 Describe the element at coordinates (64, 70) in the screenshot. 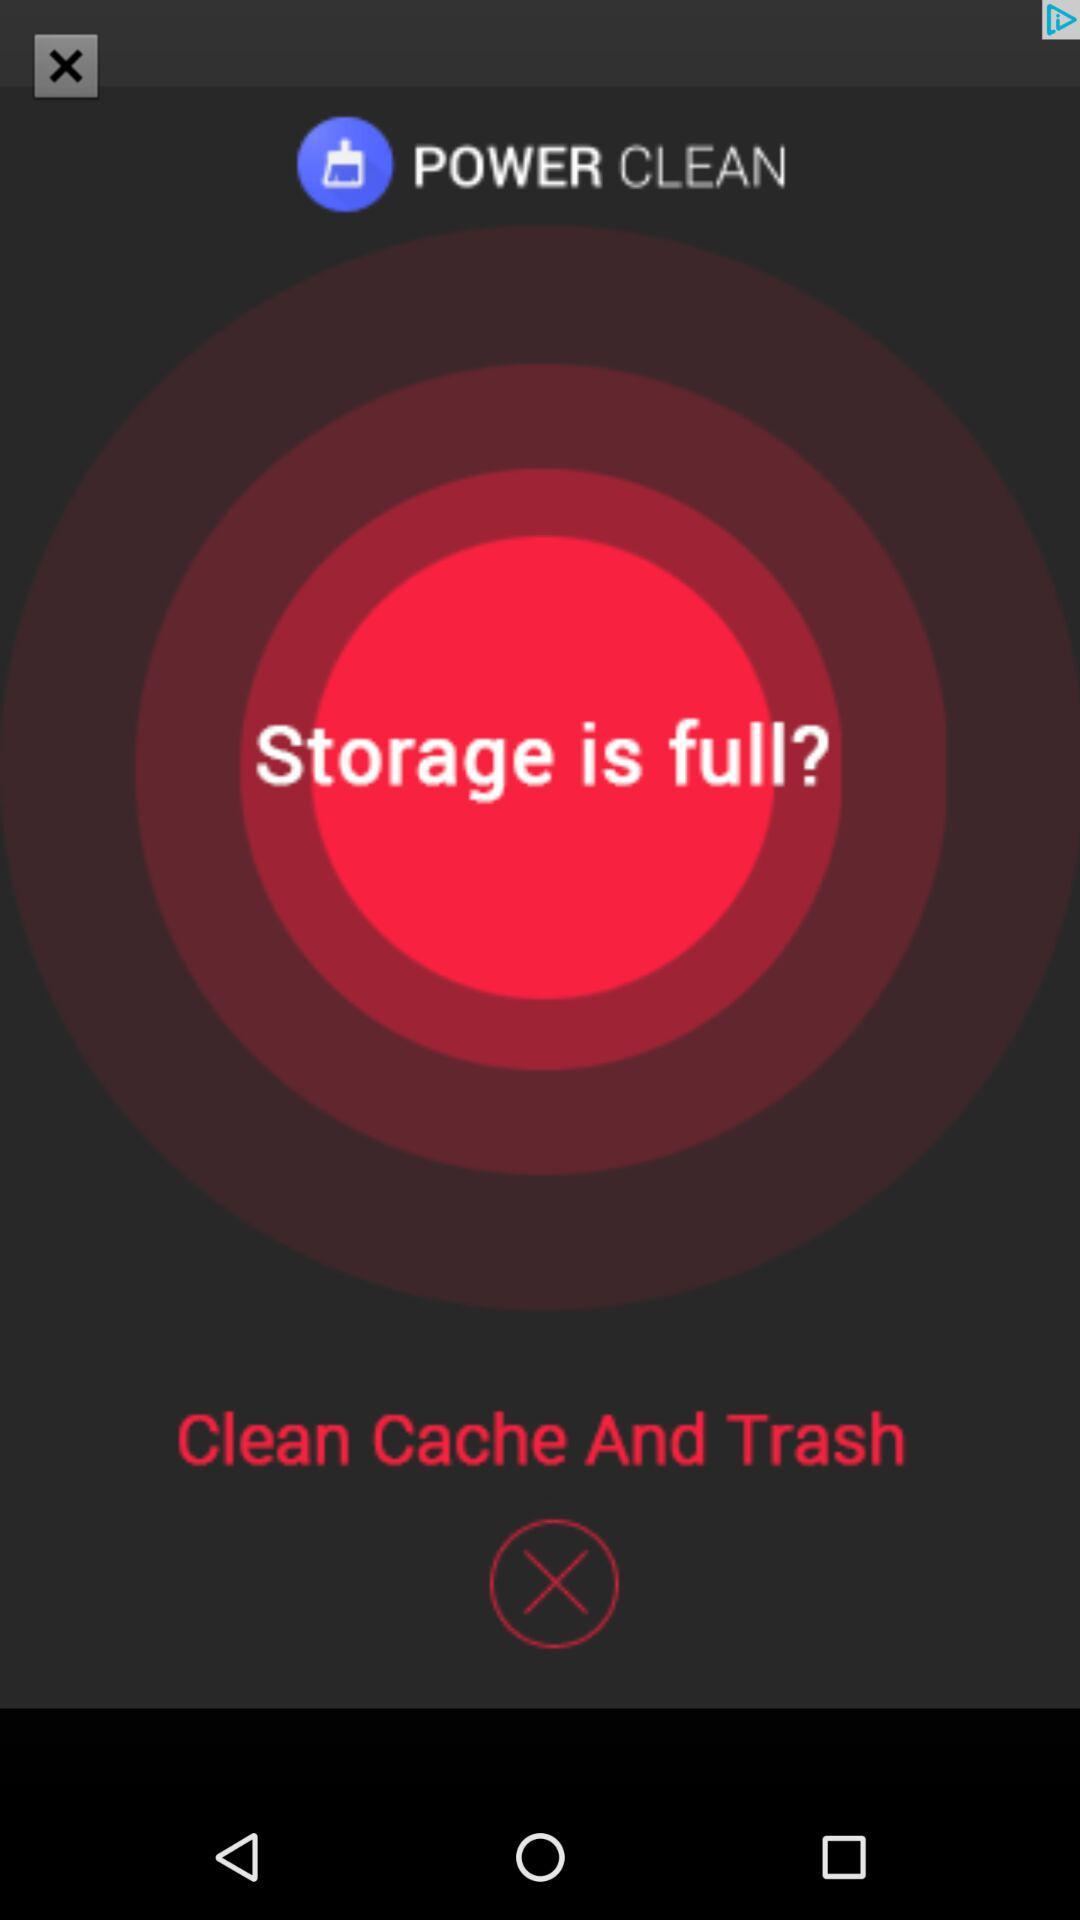

I see `the close icon` at that location.